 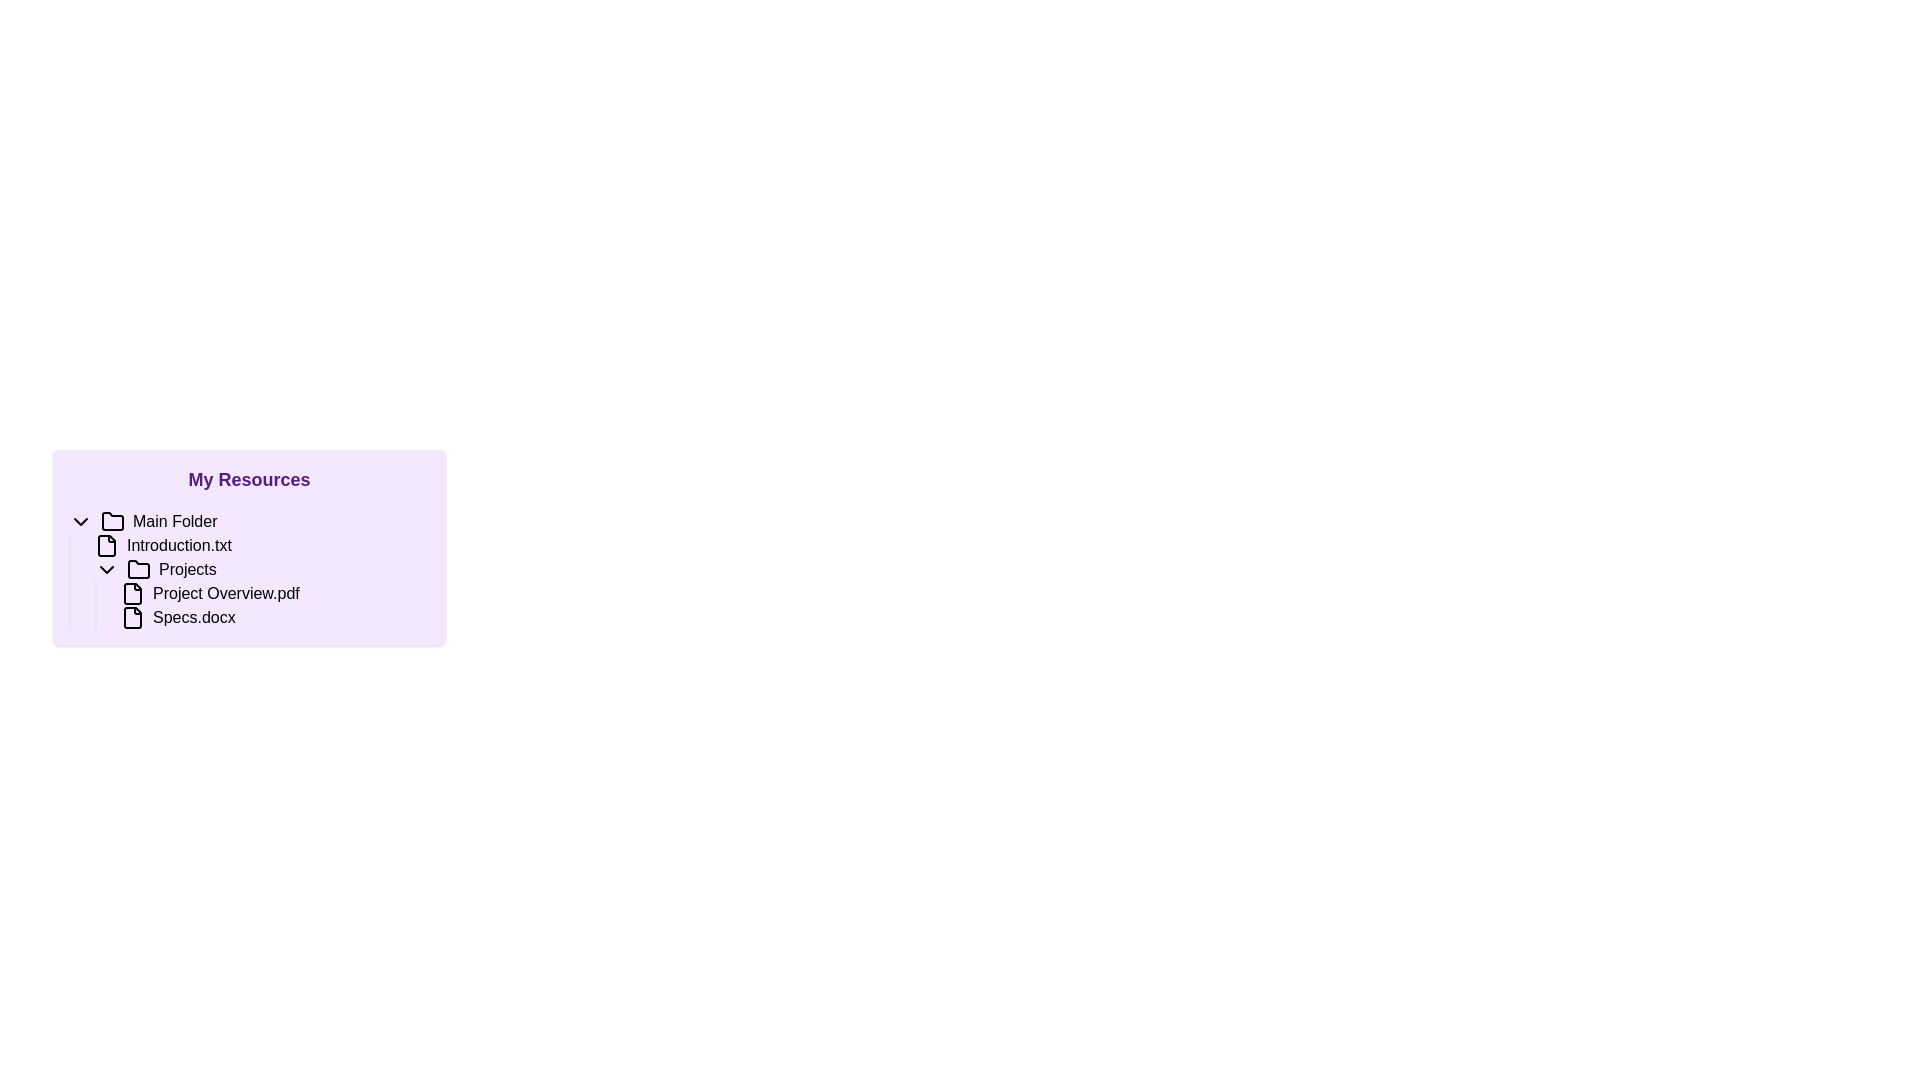 What do you see at coordinates (248, 570) in the screenshot?
I see `the 'Projects' folder` at bounding box center [248, 570].